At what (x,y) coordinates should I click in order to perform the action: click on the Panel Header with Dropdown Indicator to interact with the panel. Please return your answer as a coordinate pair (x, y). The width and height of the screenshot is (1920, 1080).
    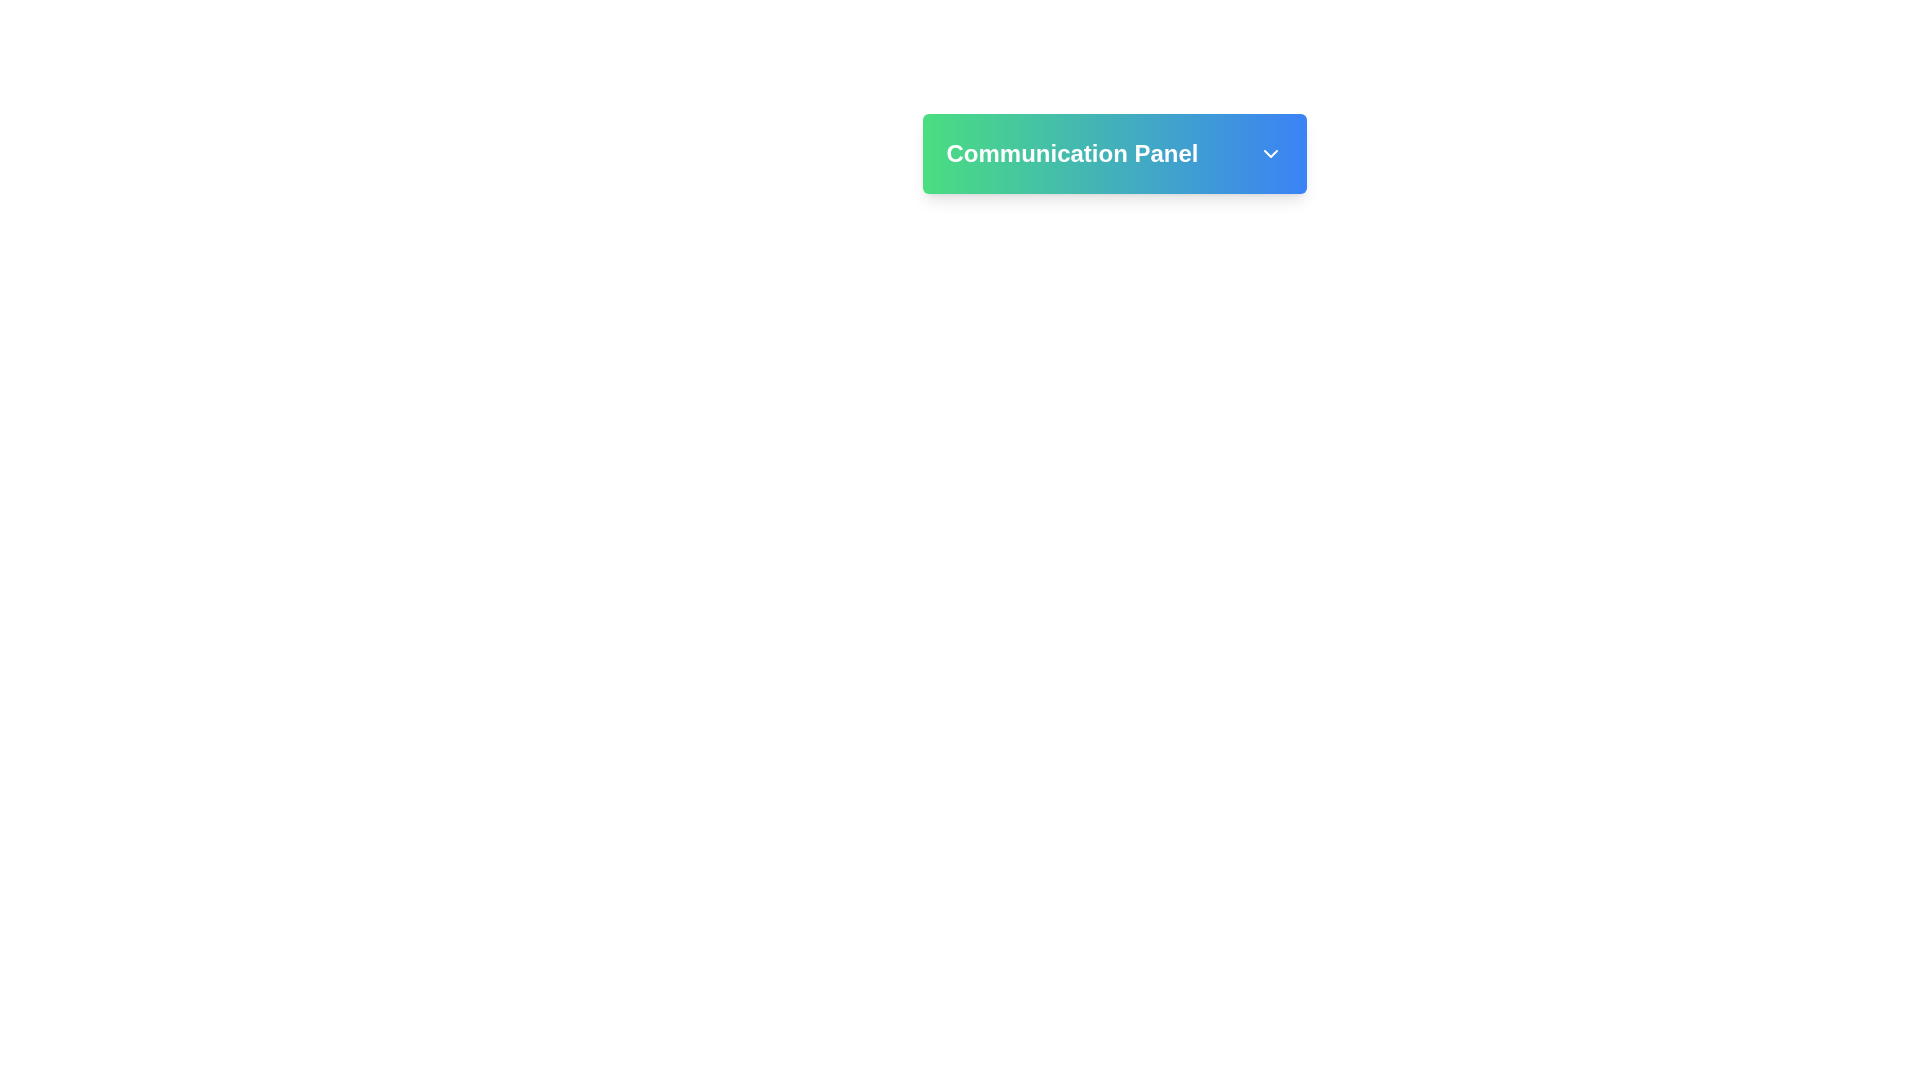
    Looking at the image, I should click on (1113, 153).